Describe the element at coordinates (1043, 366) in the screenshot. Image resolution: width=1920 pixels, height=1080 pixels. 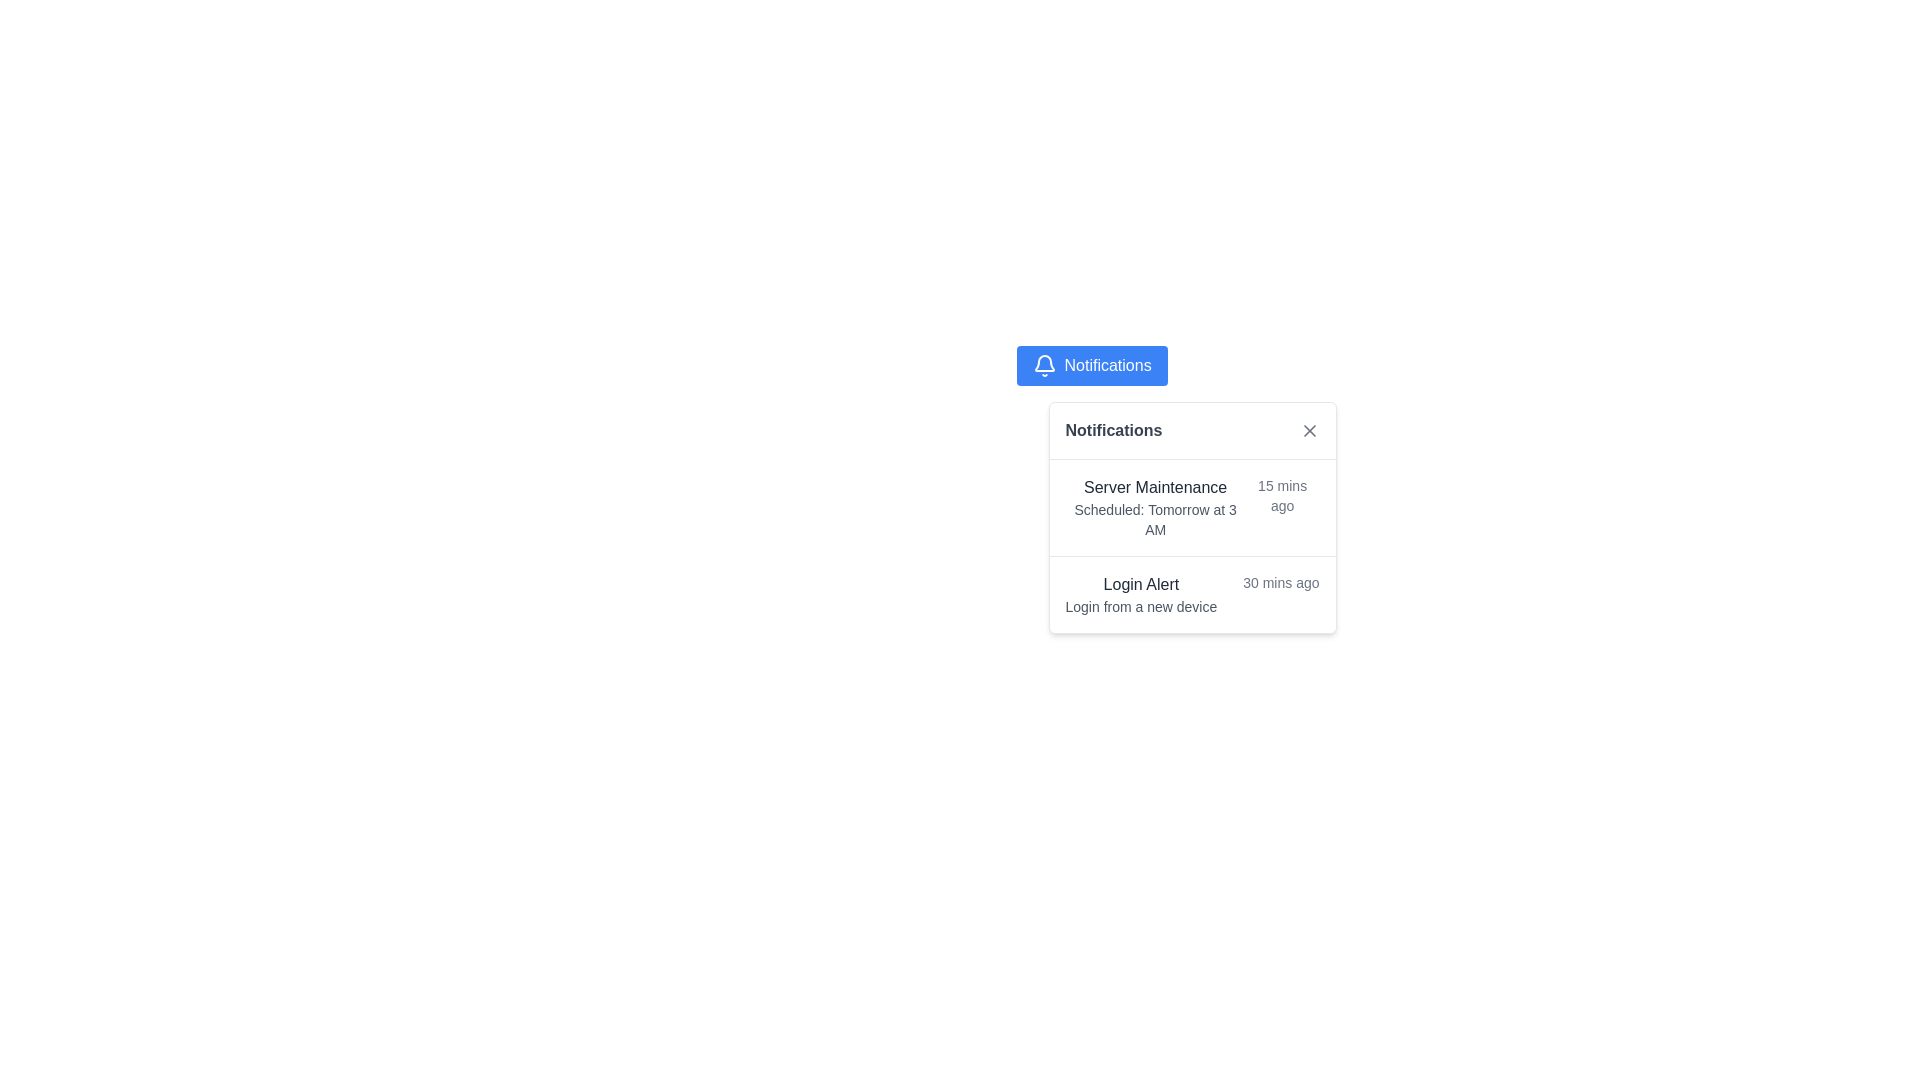
I see `keyboard navigation` at that location.